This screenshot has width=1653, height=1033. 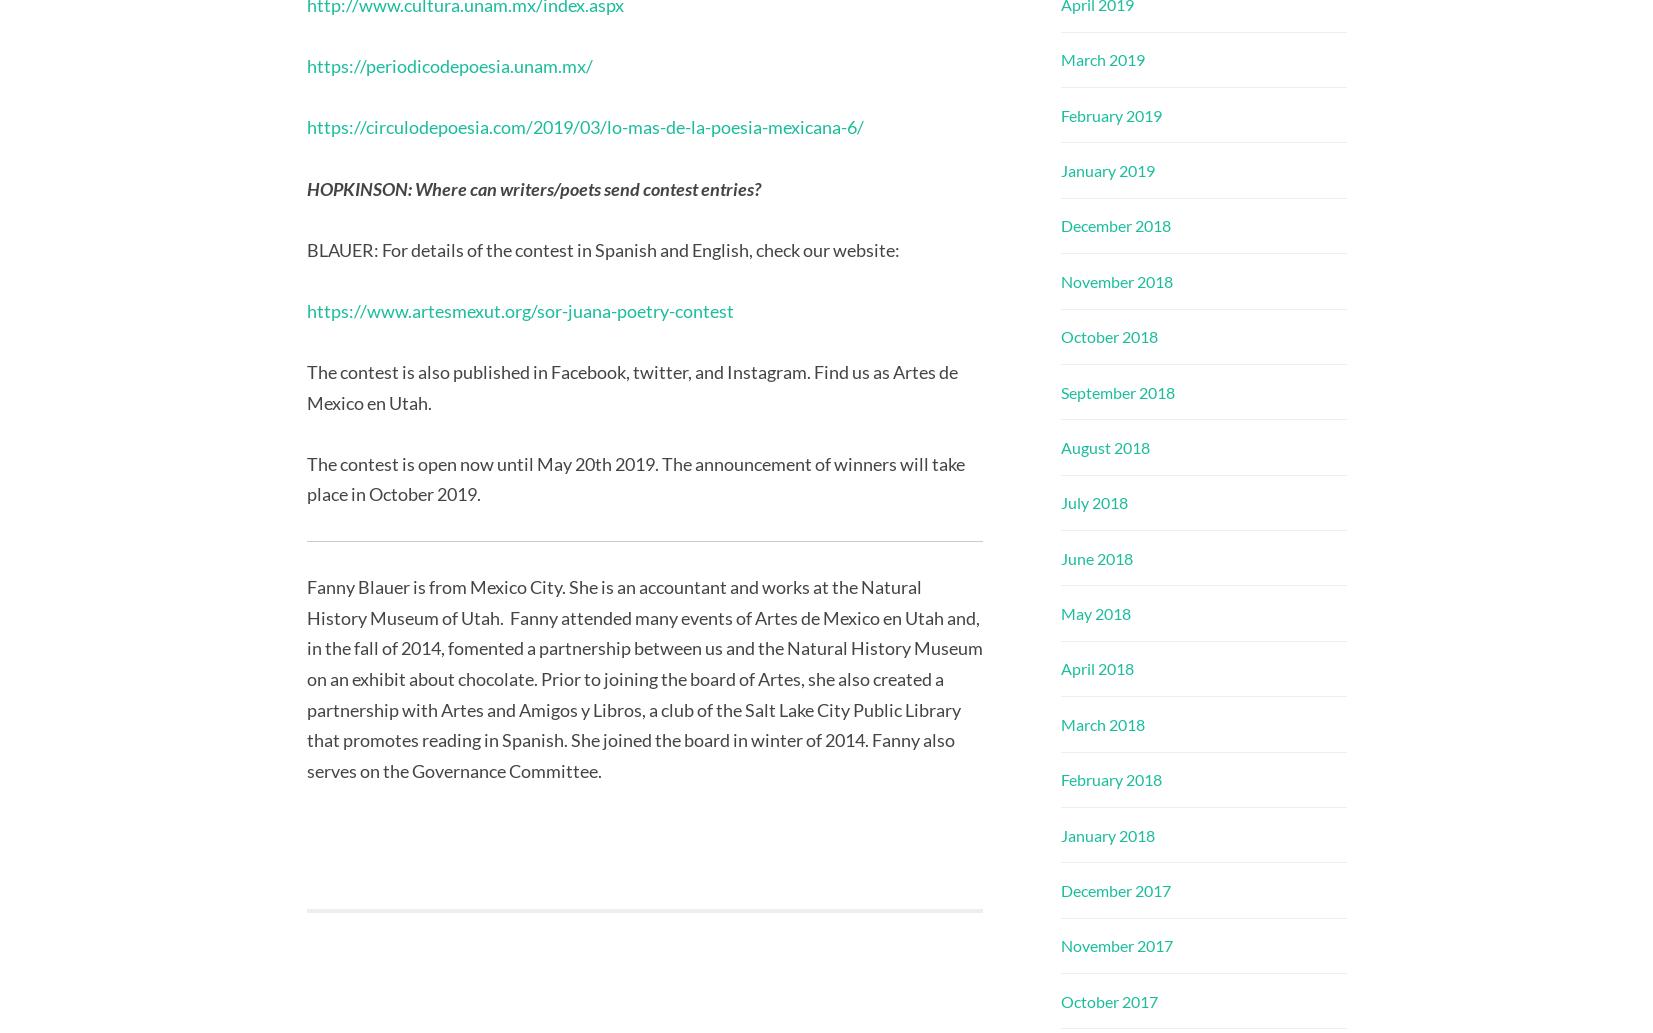 I want to click on 'March 2019', so click(x=1102, y=59).